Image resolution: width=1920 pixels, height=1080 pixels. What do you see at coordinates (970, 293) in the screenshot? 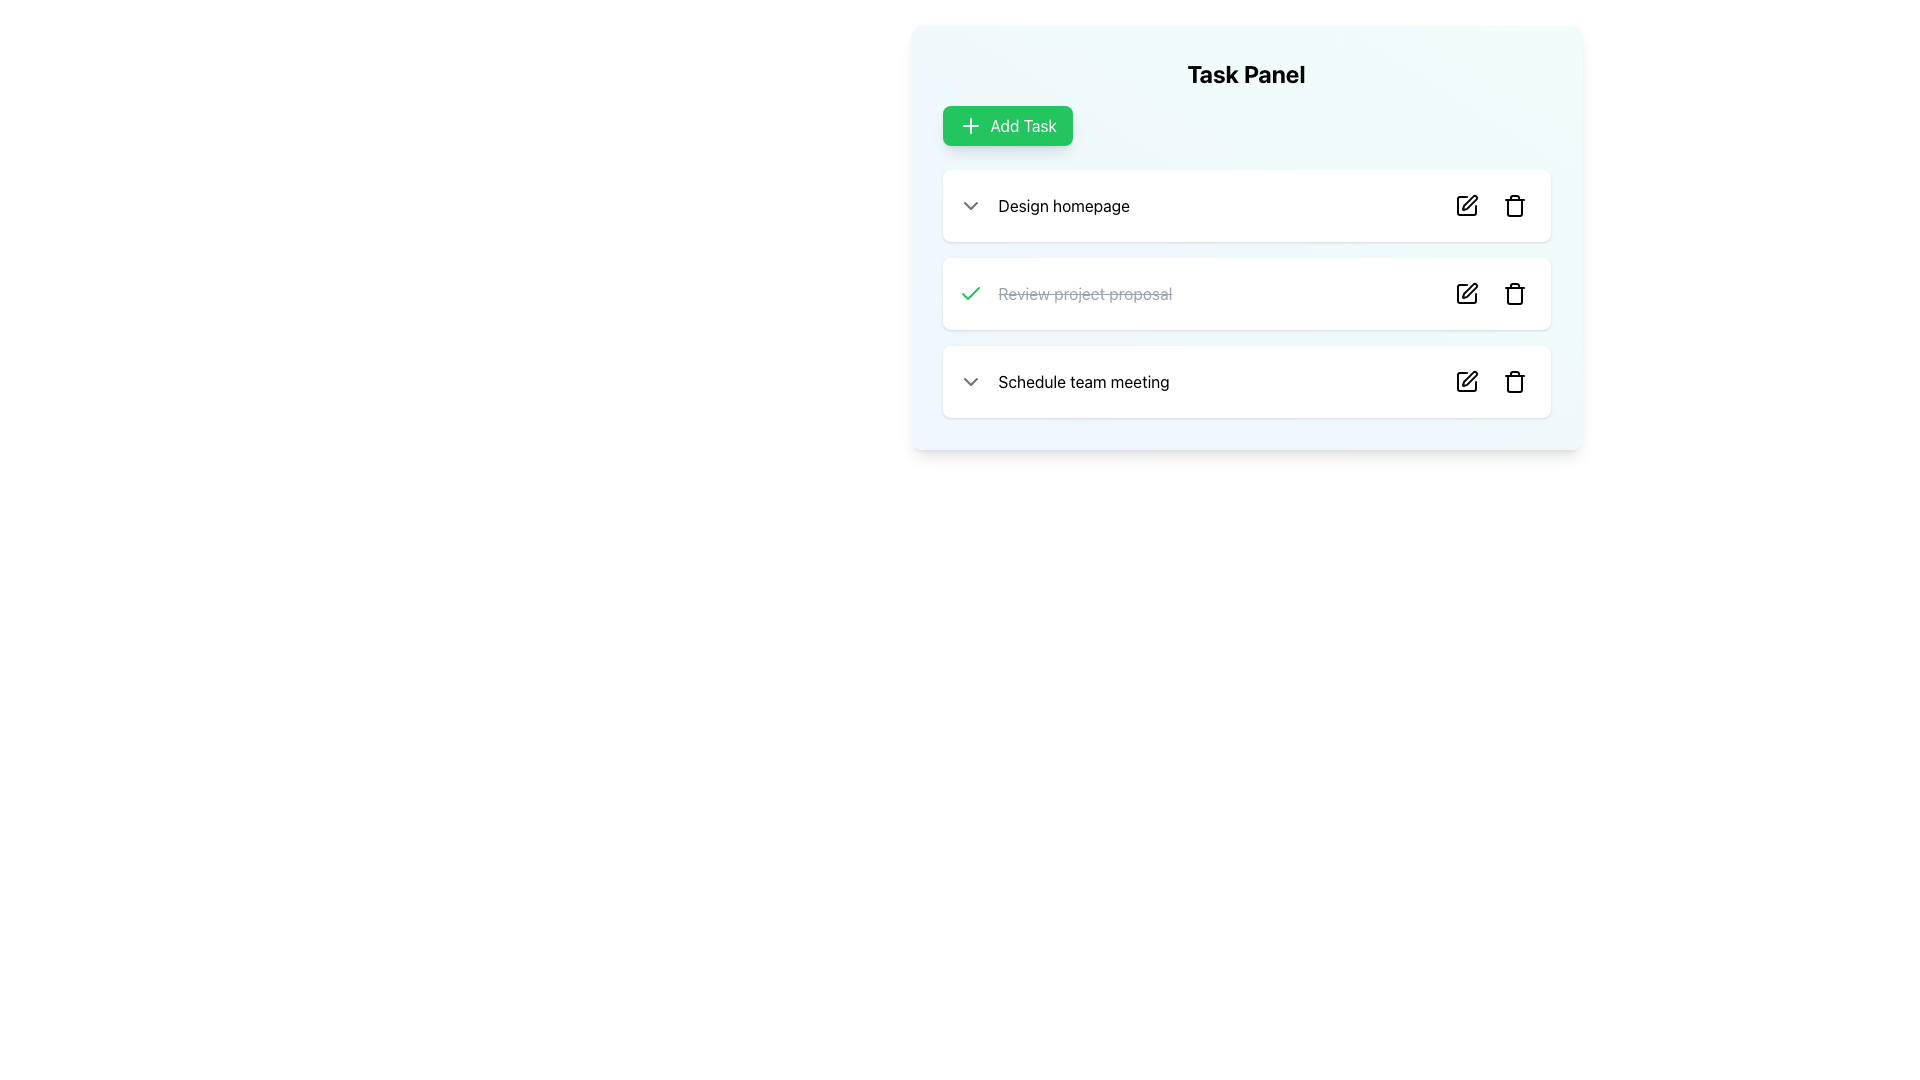
I see `the checkmark icon located on the right side of the task panel, adjacent to the task name 'Review project proposal', to mark the task as completed` at bounding box center [970, 293].